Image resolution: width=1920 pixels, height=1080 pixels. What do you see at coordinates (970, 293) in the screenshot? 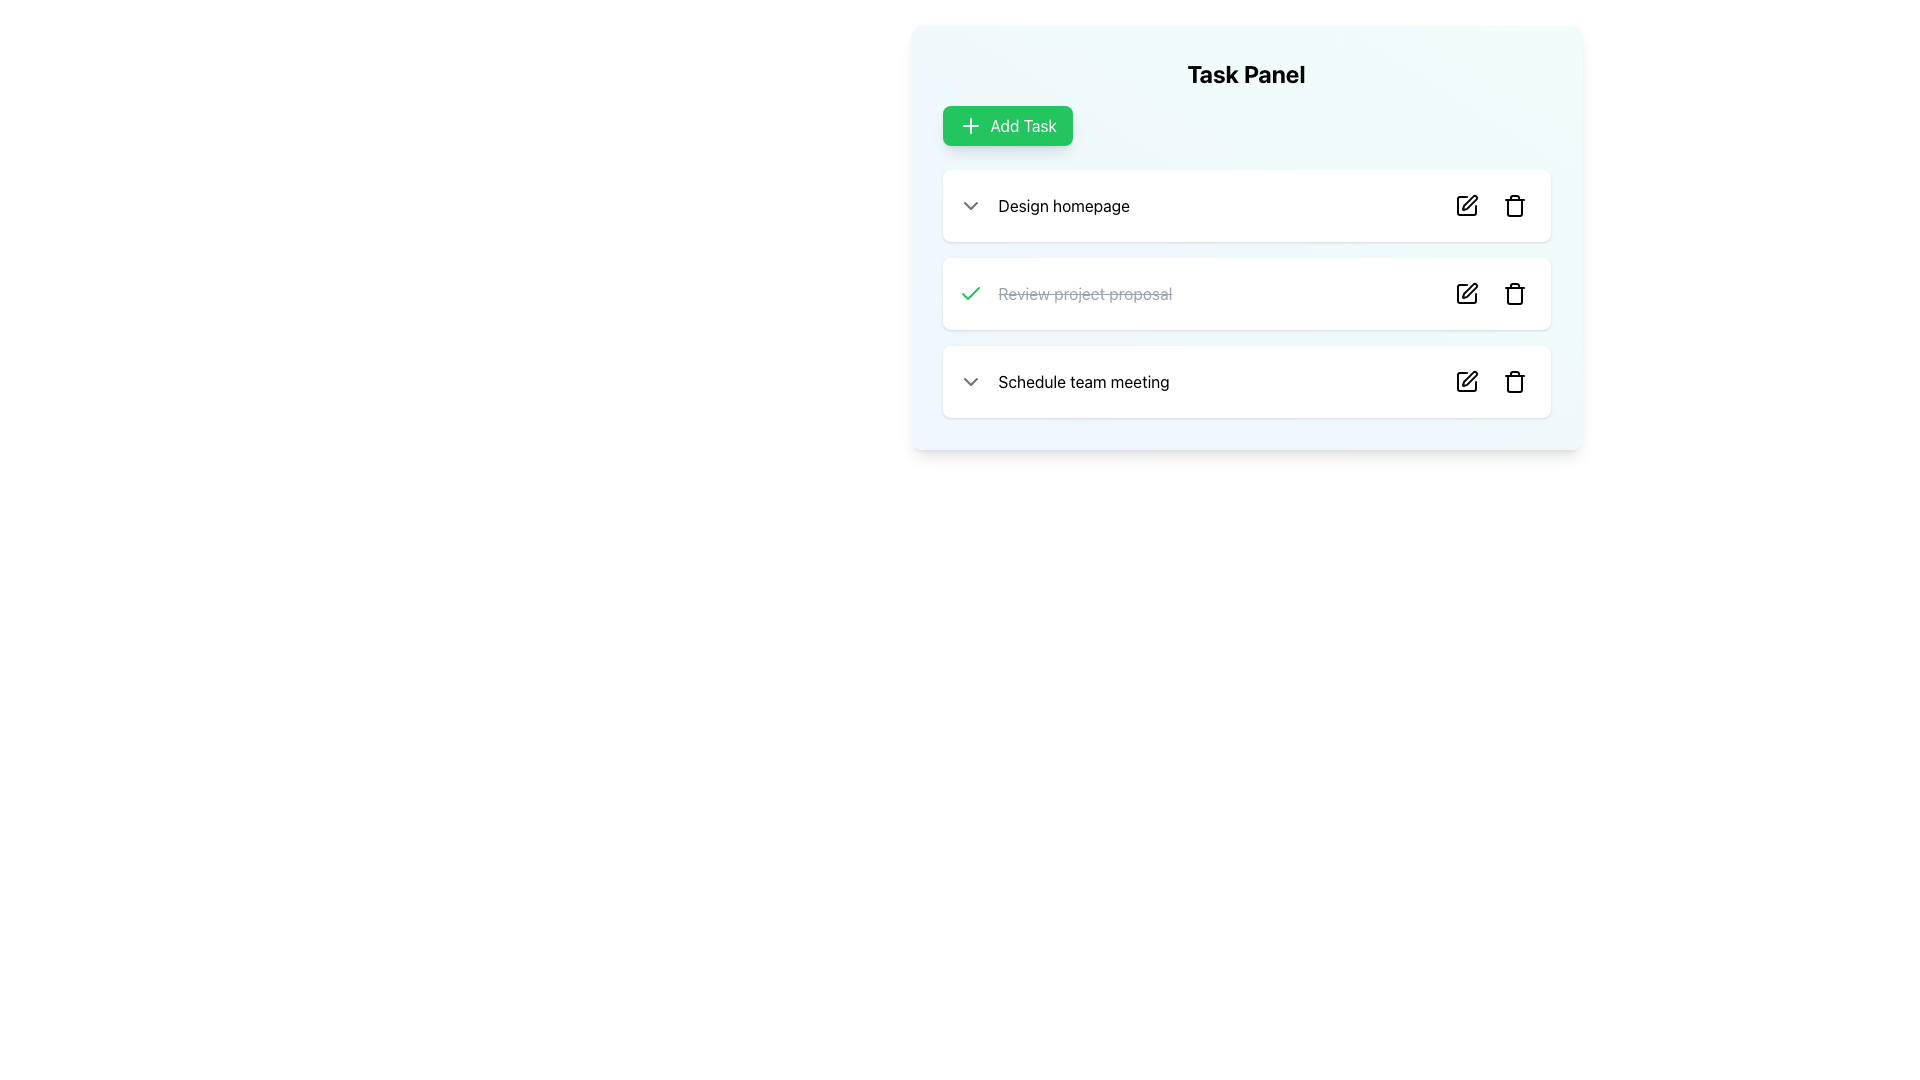
I see `the checkmark icon located on the right side of the task panel, adjacent to the task name 'Review project proposal', to mark the task as completed` at bounding box center [970, 293].